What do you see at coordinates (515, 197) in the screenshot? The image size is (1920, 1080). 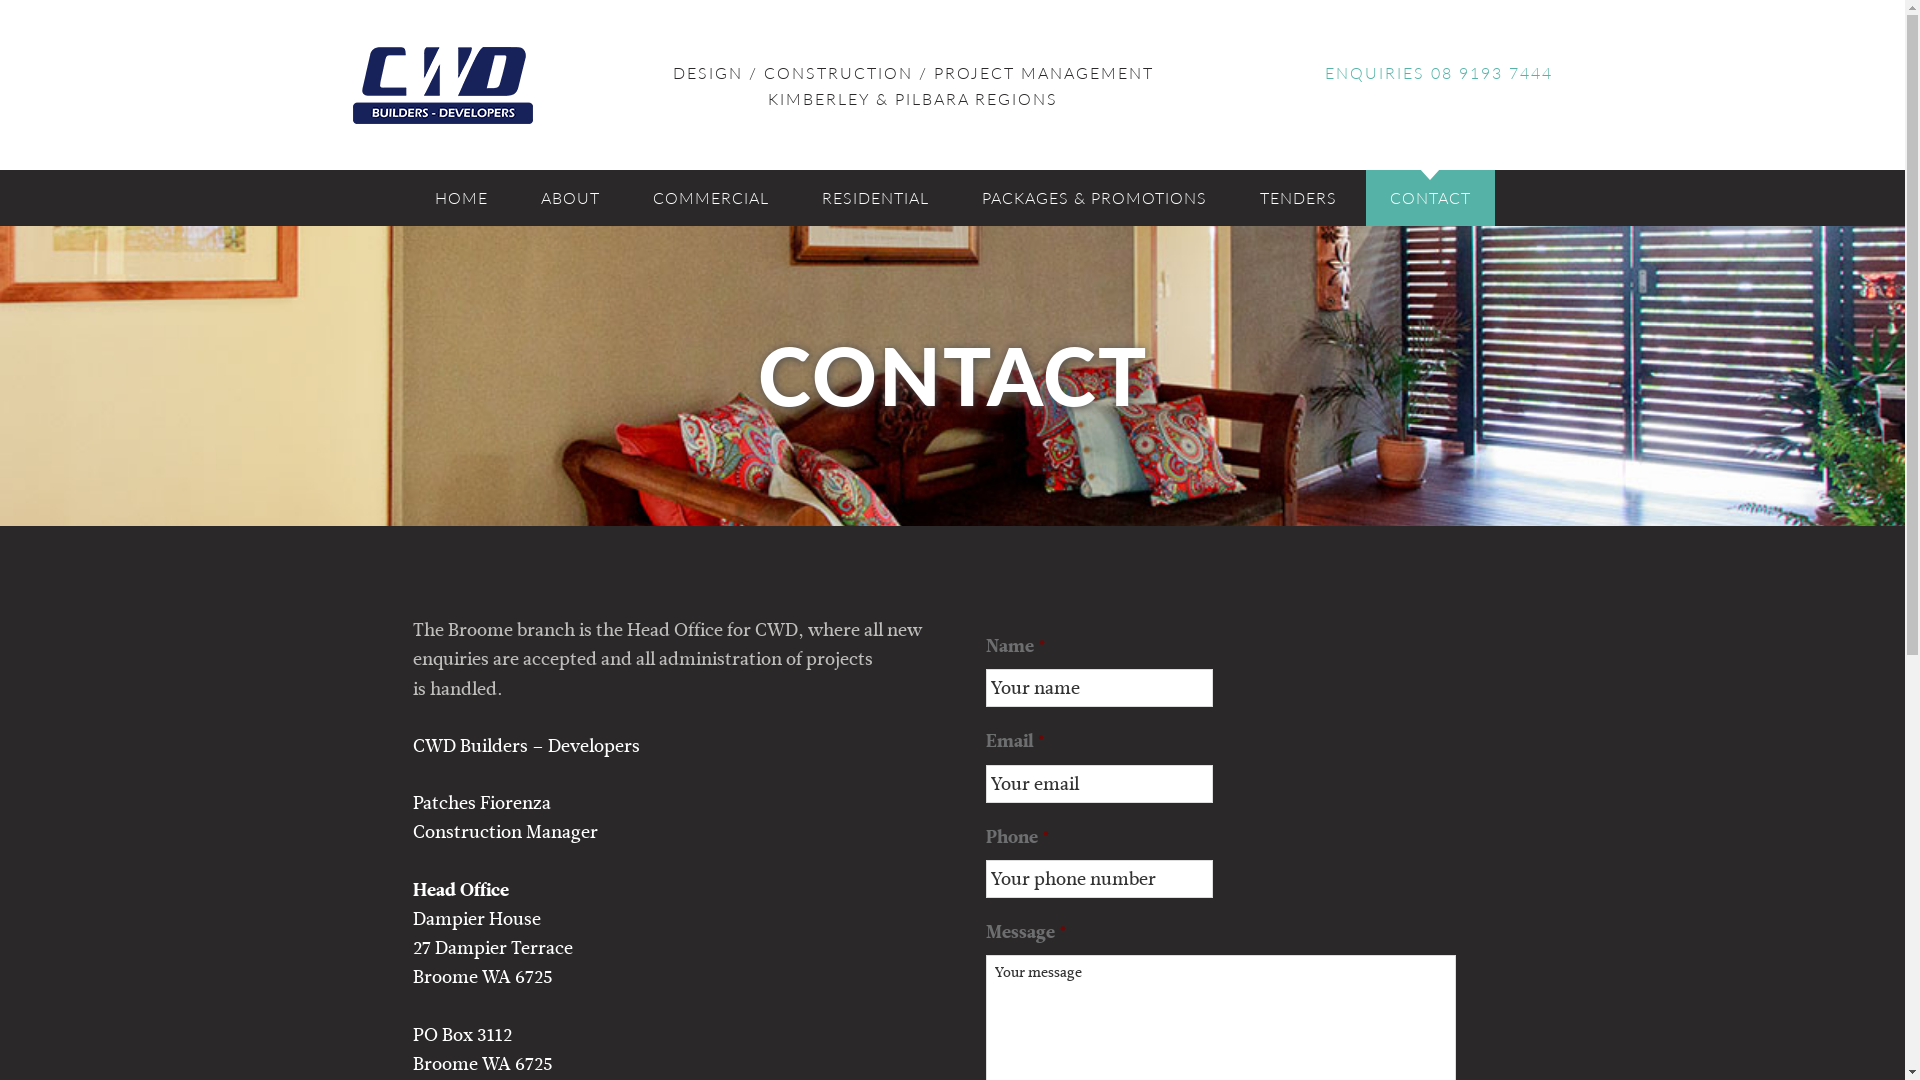 I see `'ABOUT'` at bounding box center [515, 197].